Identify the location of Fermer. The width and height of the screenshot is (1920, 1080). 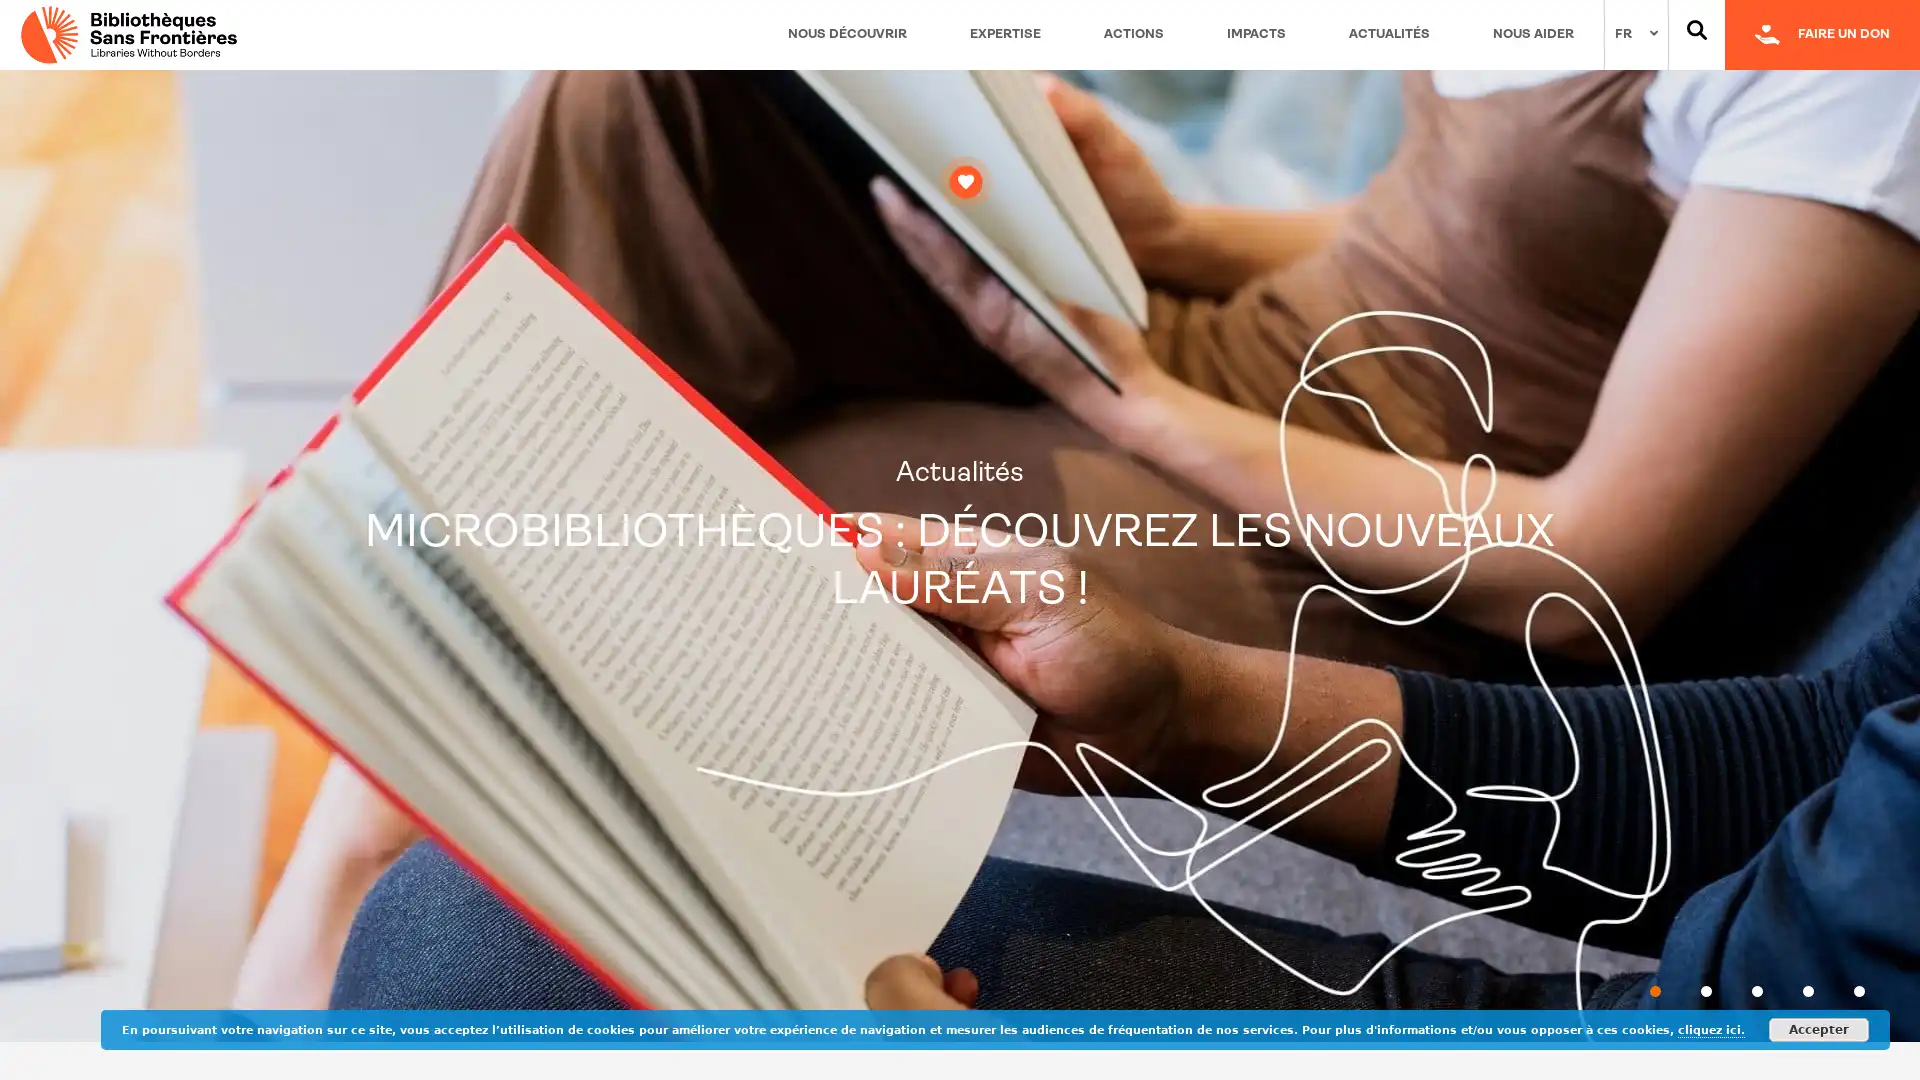
(1160, 350).